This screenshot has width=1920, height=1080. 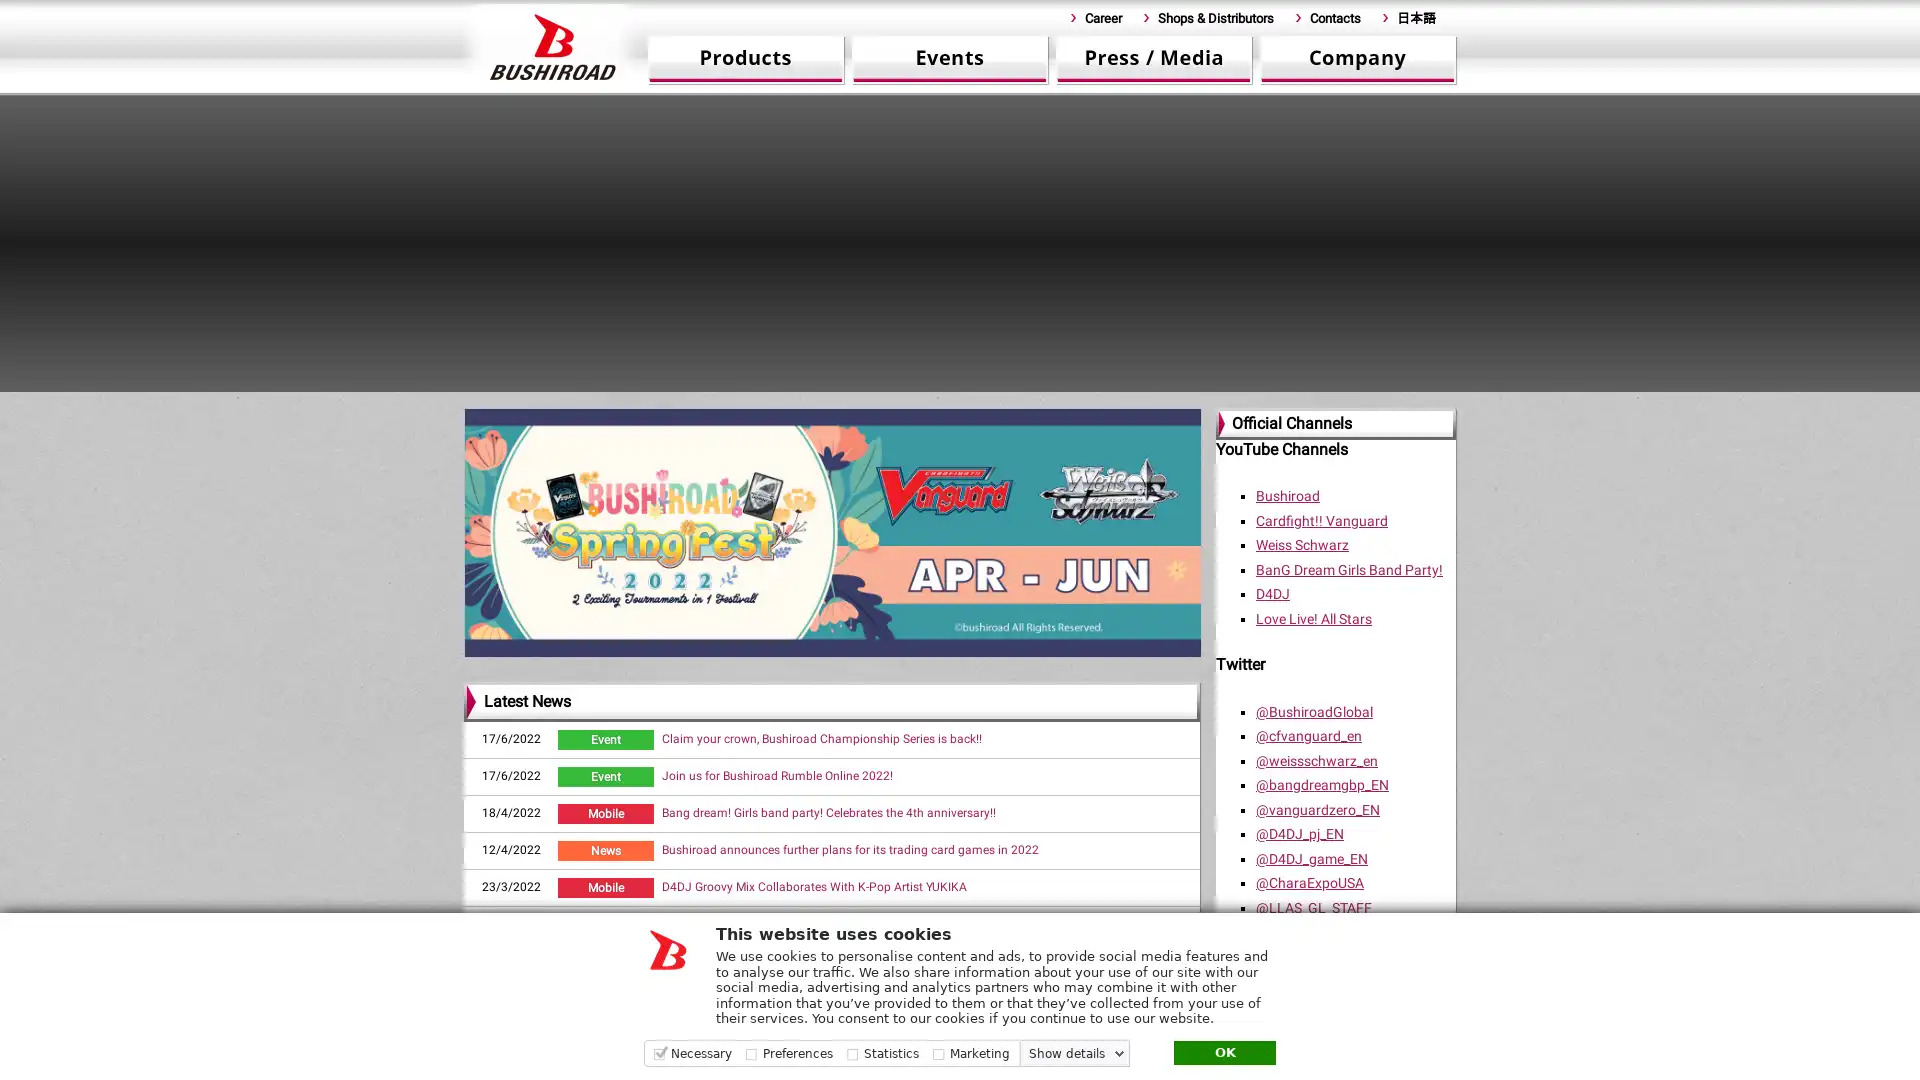 I want to click on 15, so click(x=1155, y=384).